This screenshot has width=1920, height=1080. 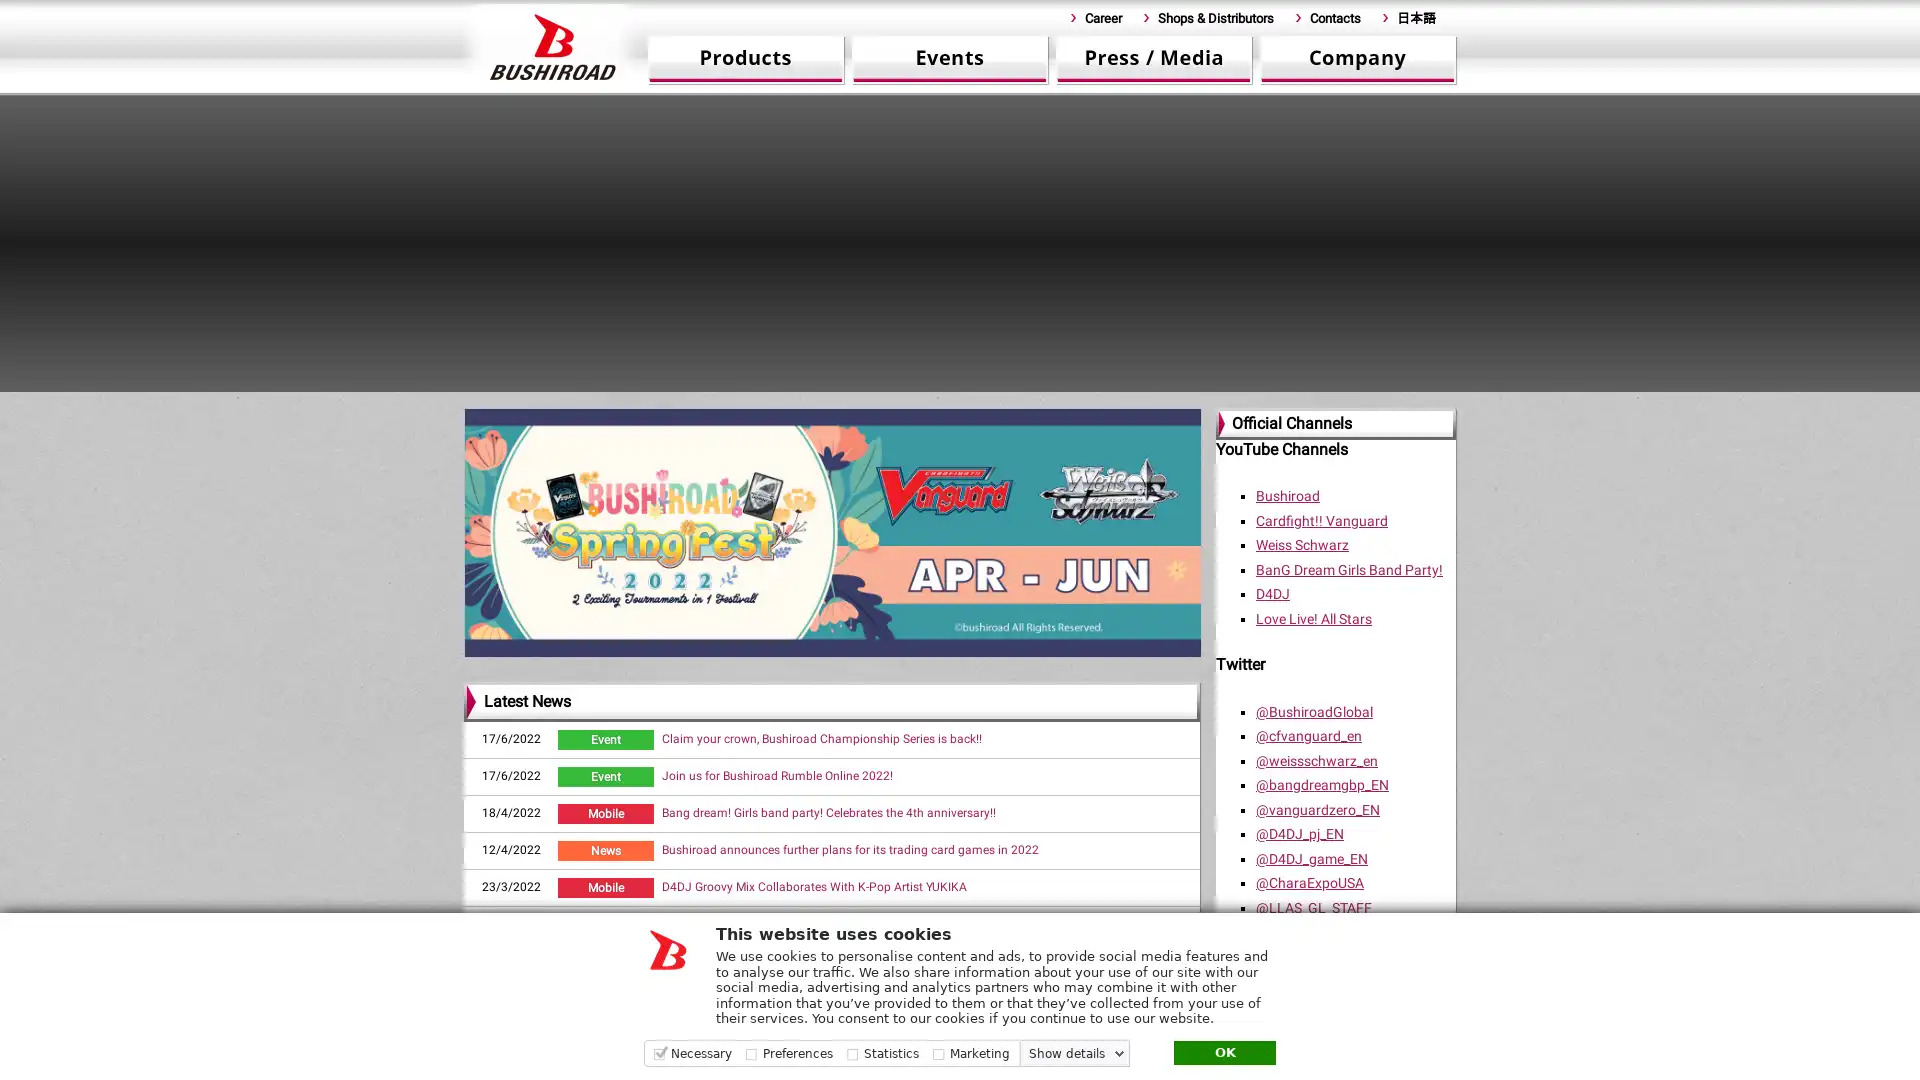 I want to click on 15, so click(x=1155, y=384).